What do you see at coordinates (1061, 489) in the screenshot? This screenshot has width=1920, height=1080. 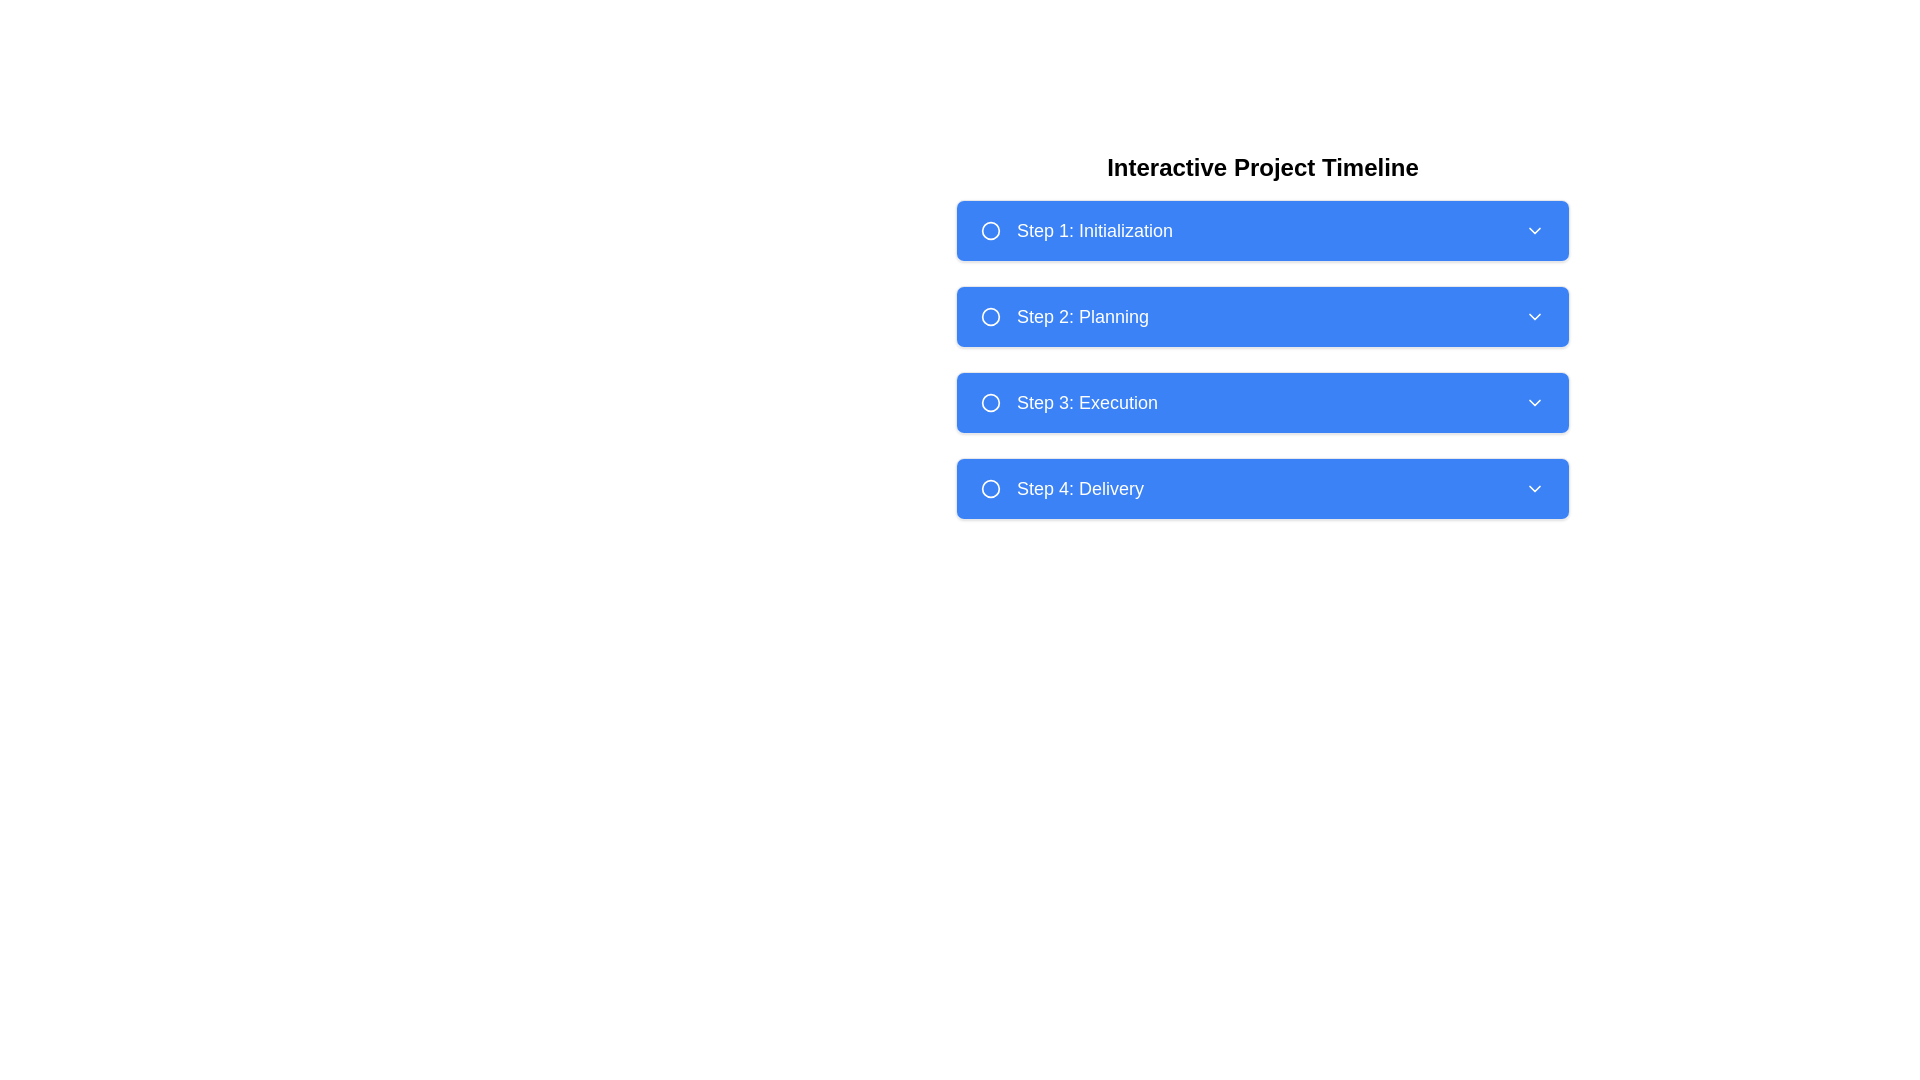 I see `the 'Step 4: Delivery' text component with an icon in the fourth row of the progress list` at bounding box center [1061, 489].